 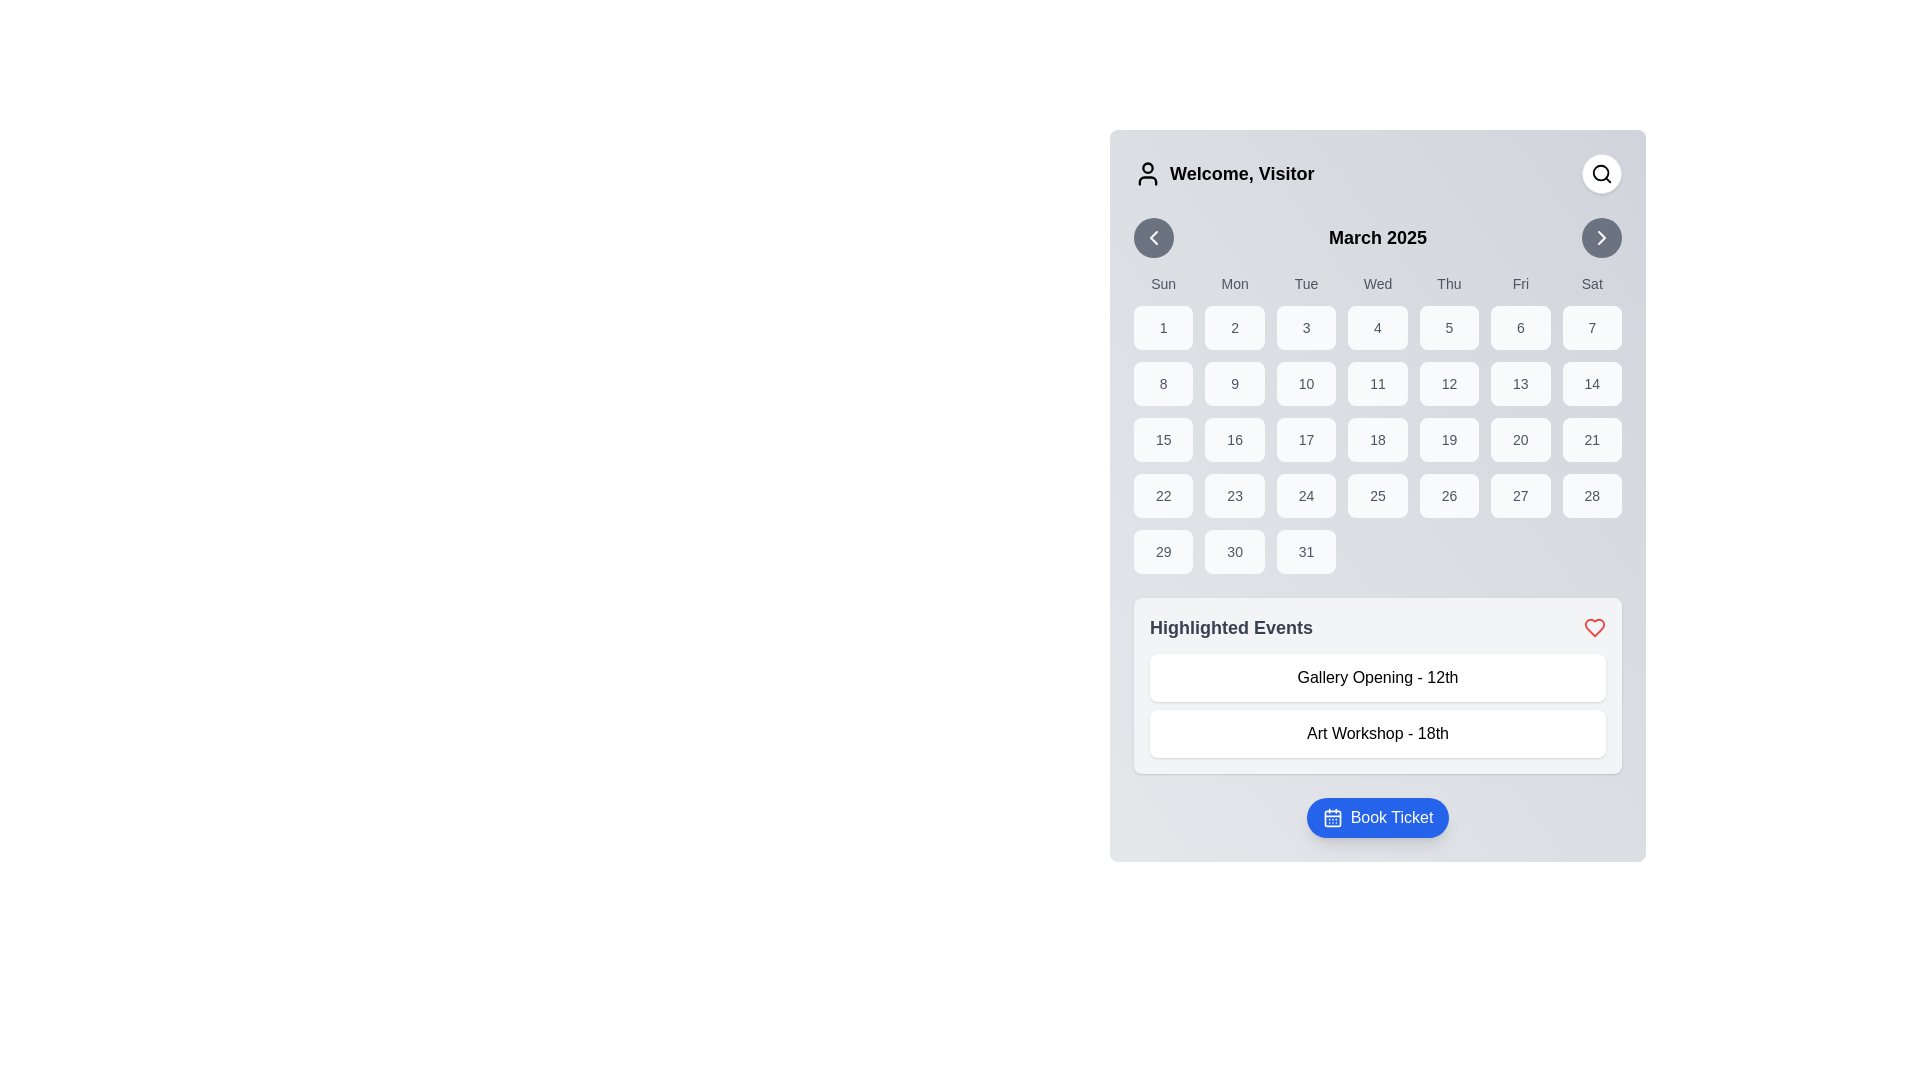 I want to click on the blue rectangular part of the calendar icon located within the 'Book Ticket' button at the bottom of the interface, so click(x=1332, y=818).